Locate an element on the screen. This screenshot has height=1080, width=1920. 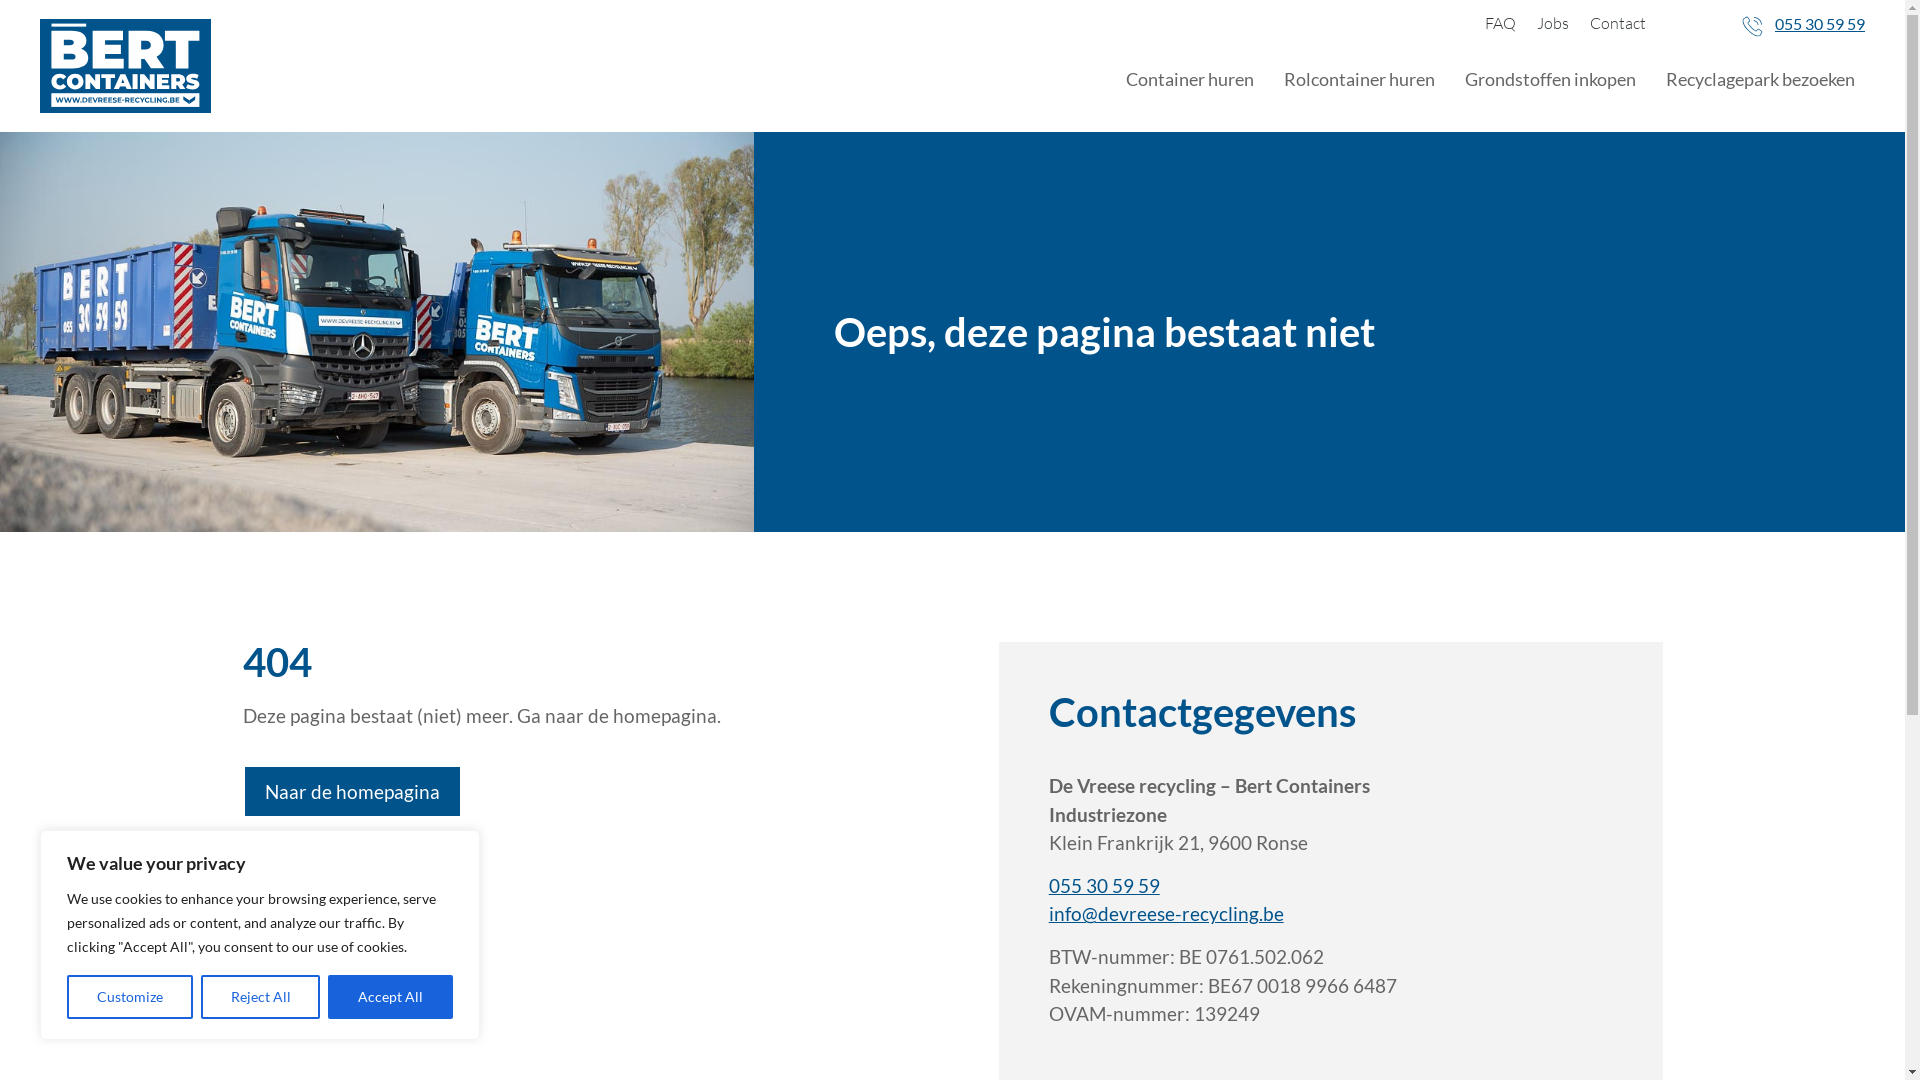
'Customize' is located at coordinates (128, 996).